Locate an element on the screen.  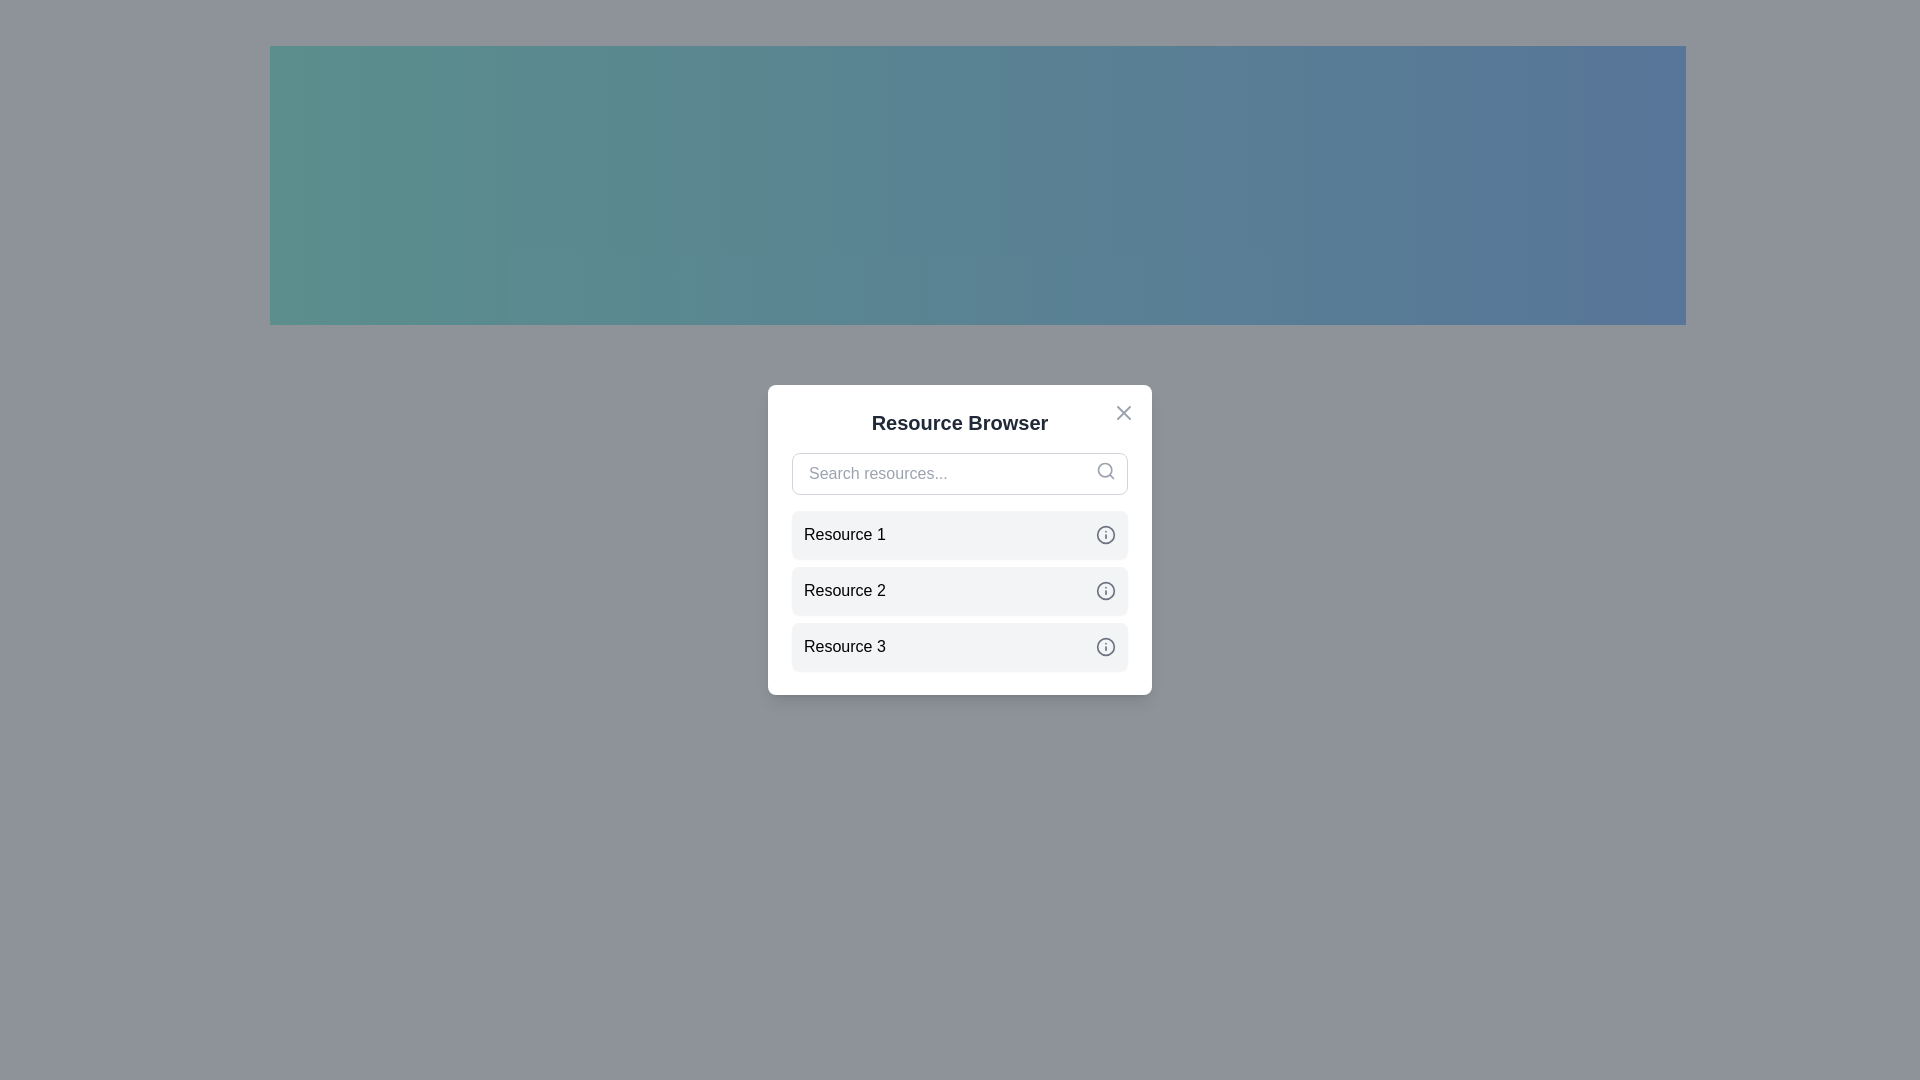
the circular lens part of the magnifying glass icon located in the top-right corner of the search bar within the 'Resource Browser' modal is located at coordinates (1104, 470).